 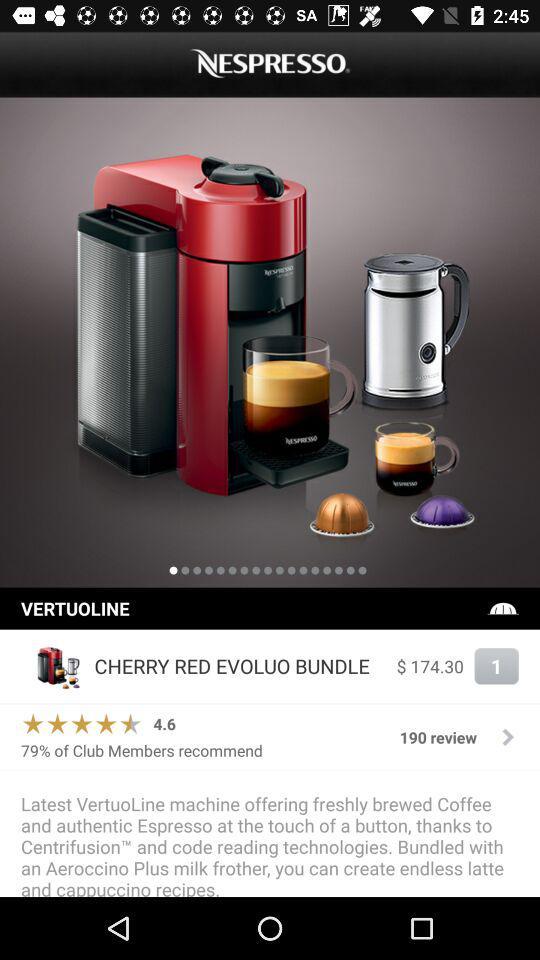 I want to click on icon to the left of $ 174.30 icon, so click(x=240, y=666).